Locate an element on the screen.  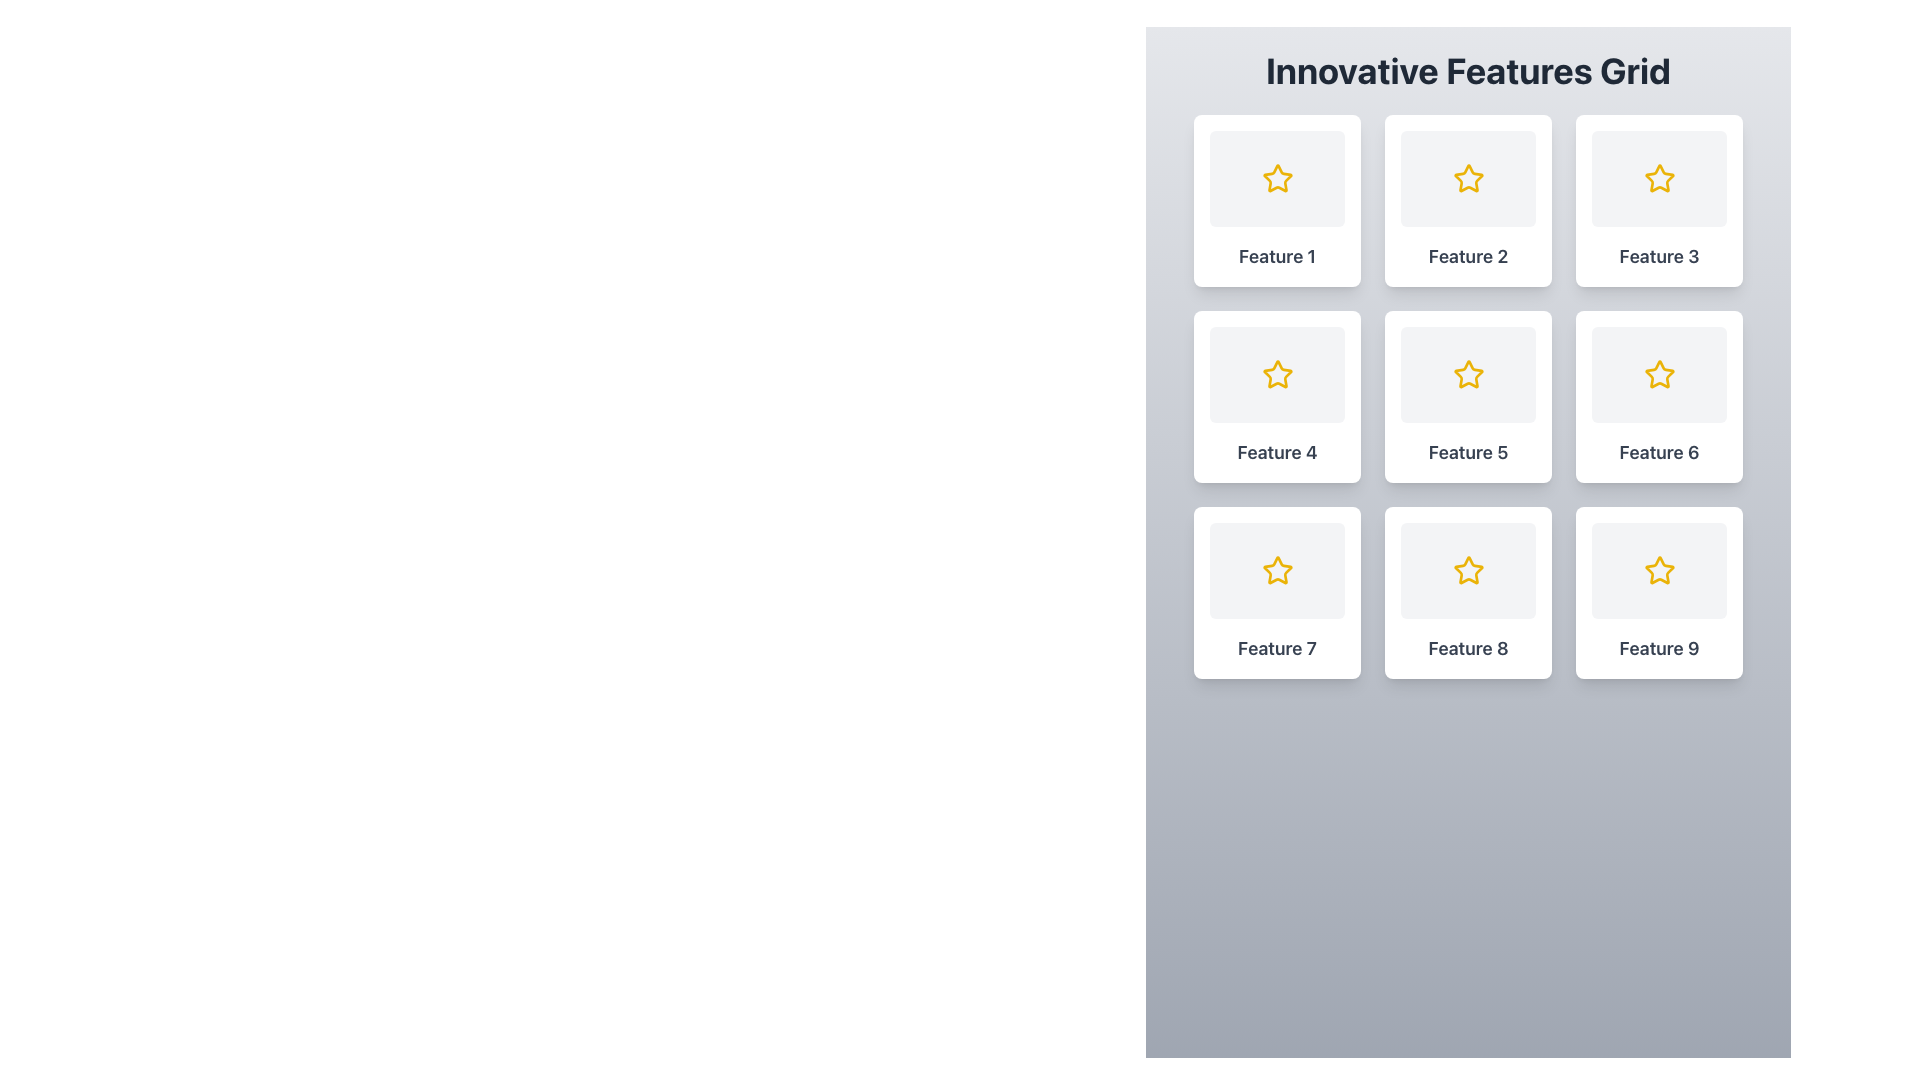
text content of the label that reads 'Feature 9', which is styled in large, bold gray font and is located below the yellow star icon in the bottom-right card of the Innovative Features Grid is located at coordinates (1659, 648).